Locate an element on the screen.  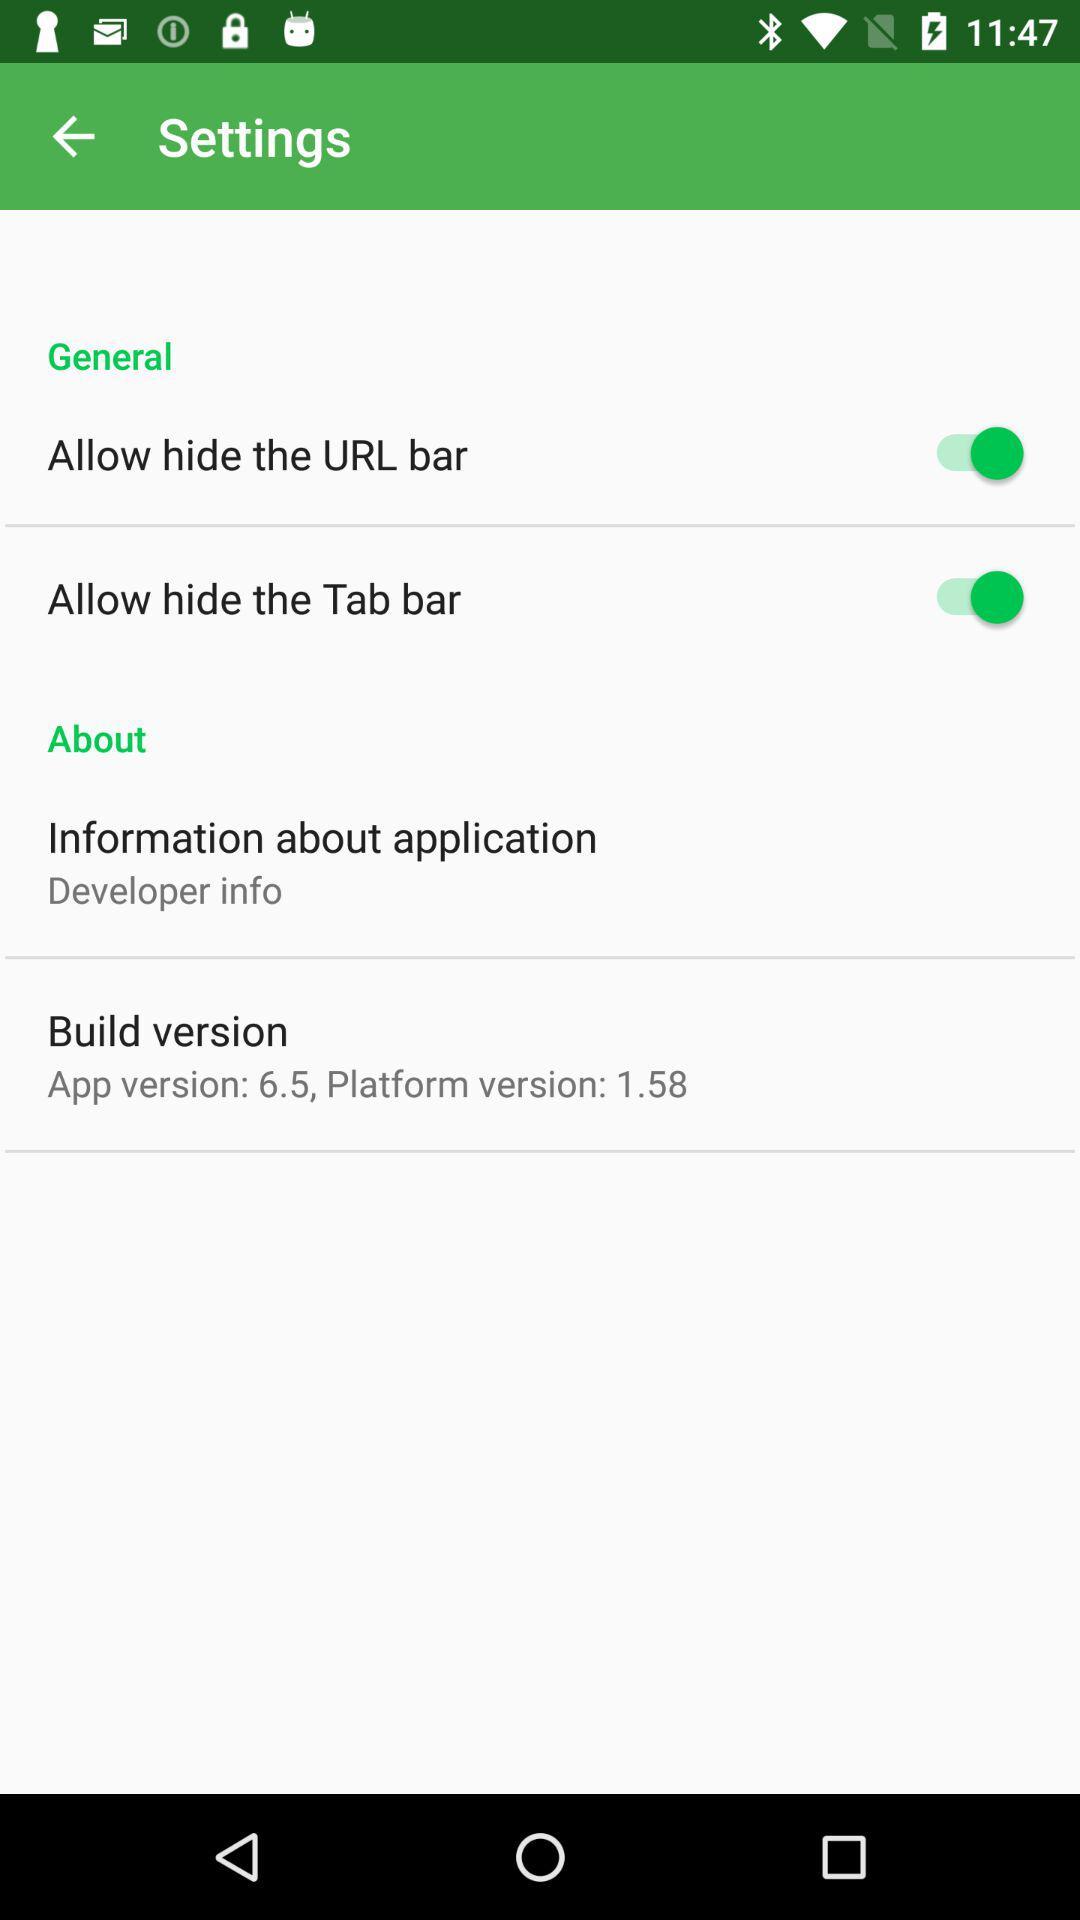
the item below build version is located at coordinates (367, 1082).